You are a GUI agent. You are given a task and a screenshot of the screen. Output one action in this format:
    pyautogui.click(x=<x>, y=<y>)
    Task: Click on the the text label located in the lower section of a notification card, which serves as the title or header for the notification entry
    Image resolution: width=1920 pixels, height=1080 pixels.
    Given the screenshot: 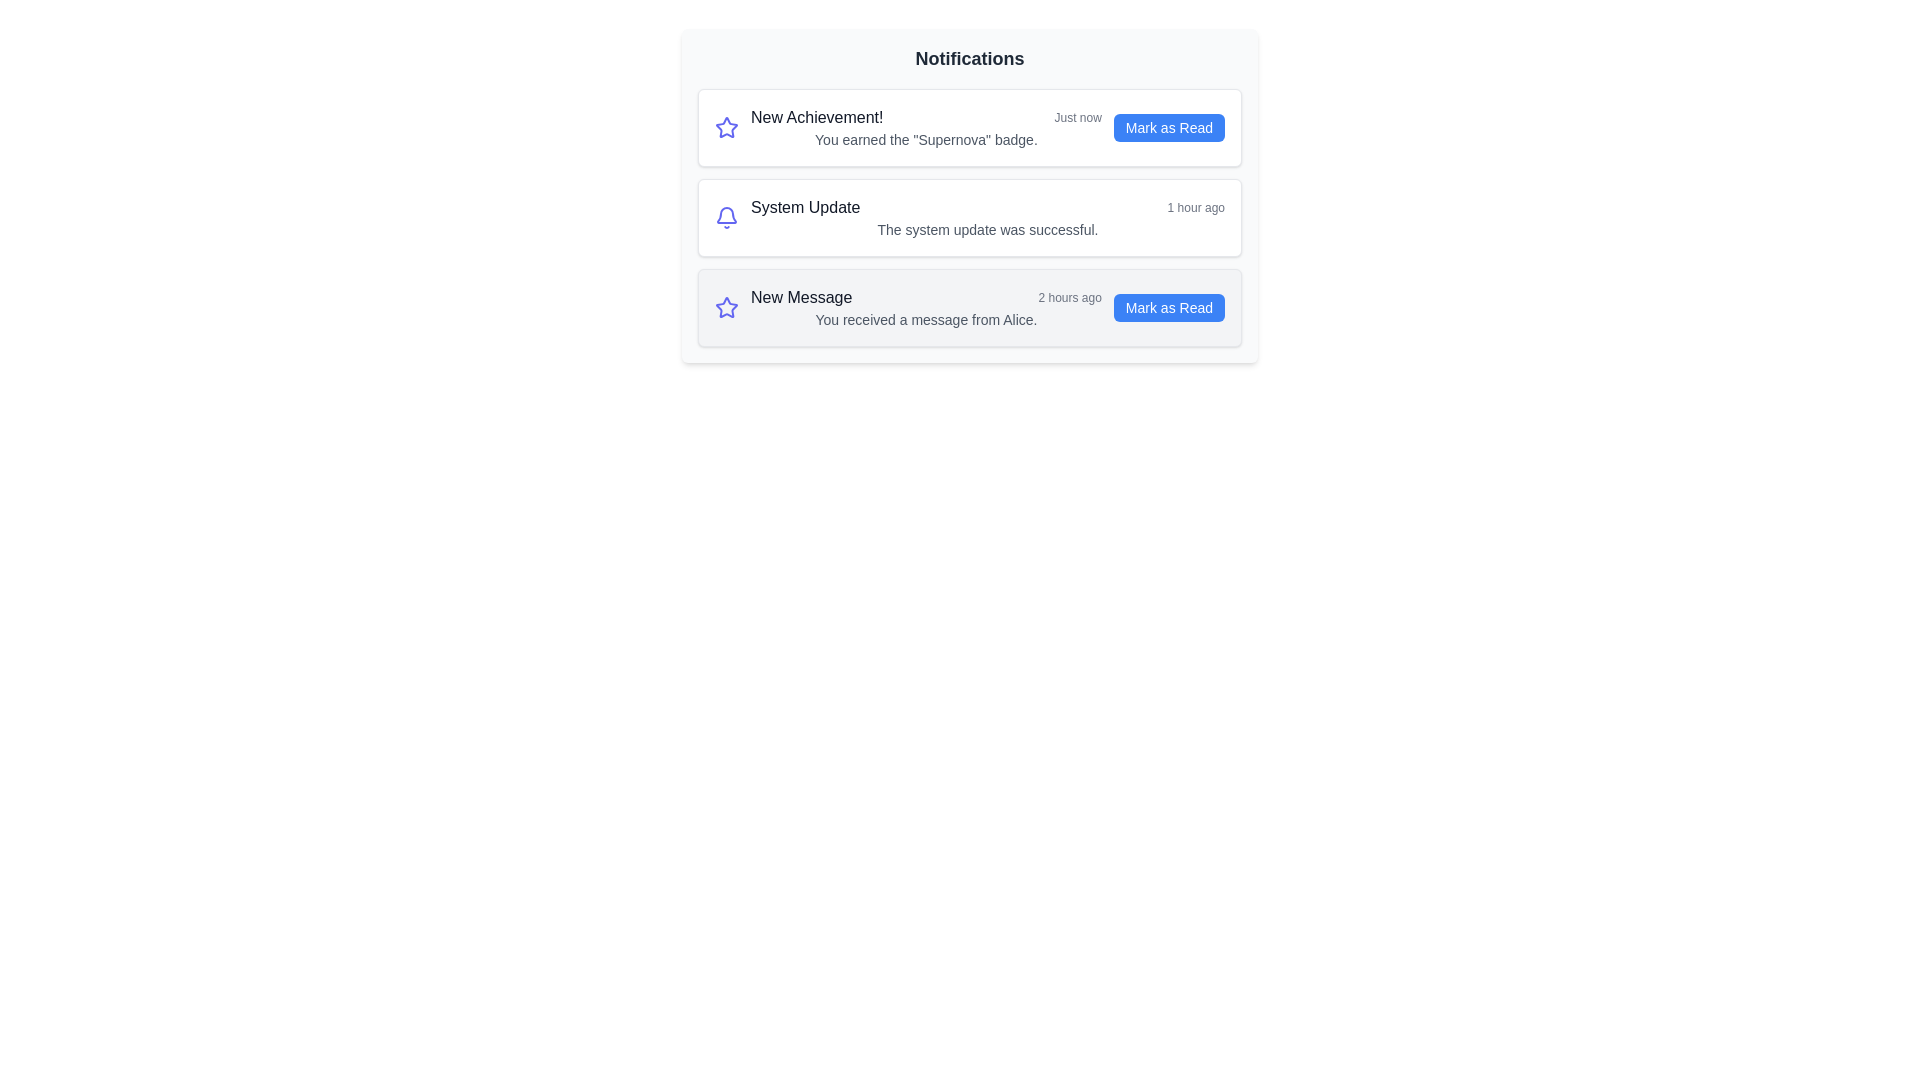 What is the action you would take?
    pyautogui.click(x=801, y=297)
    